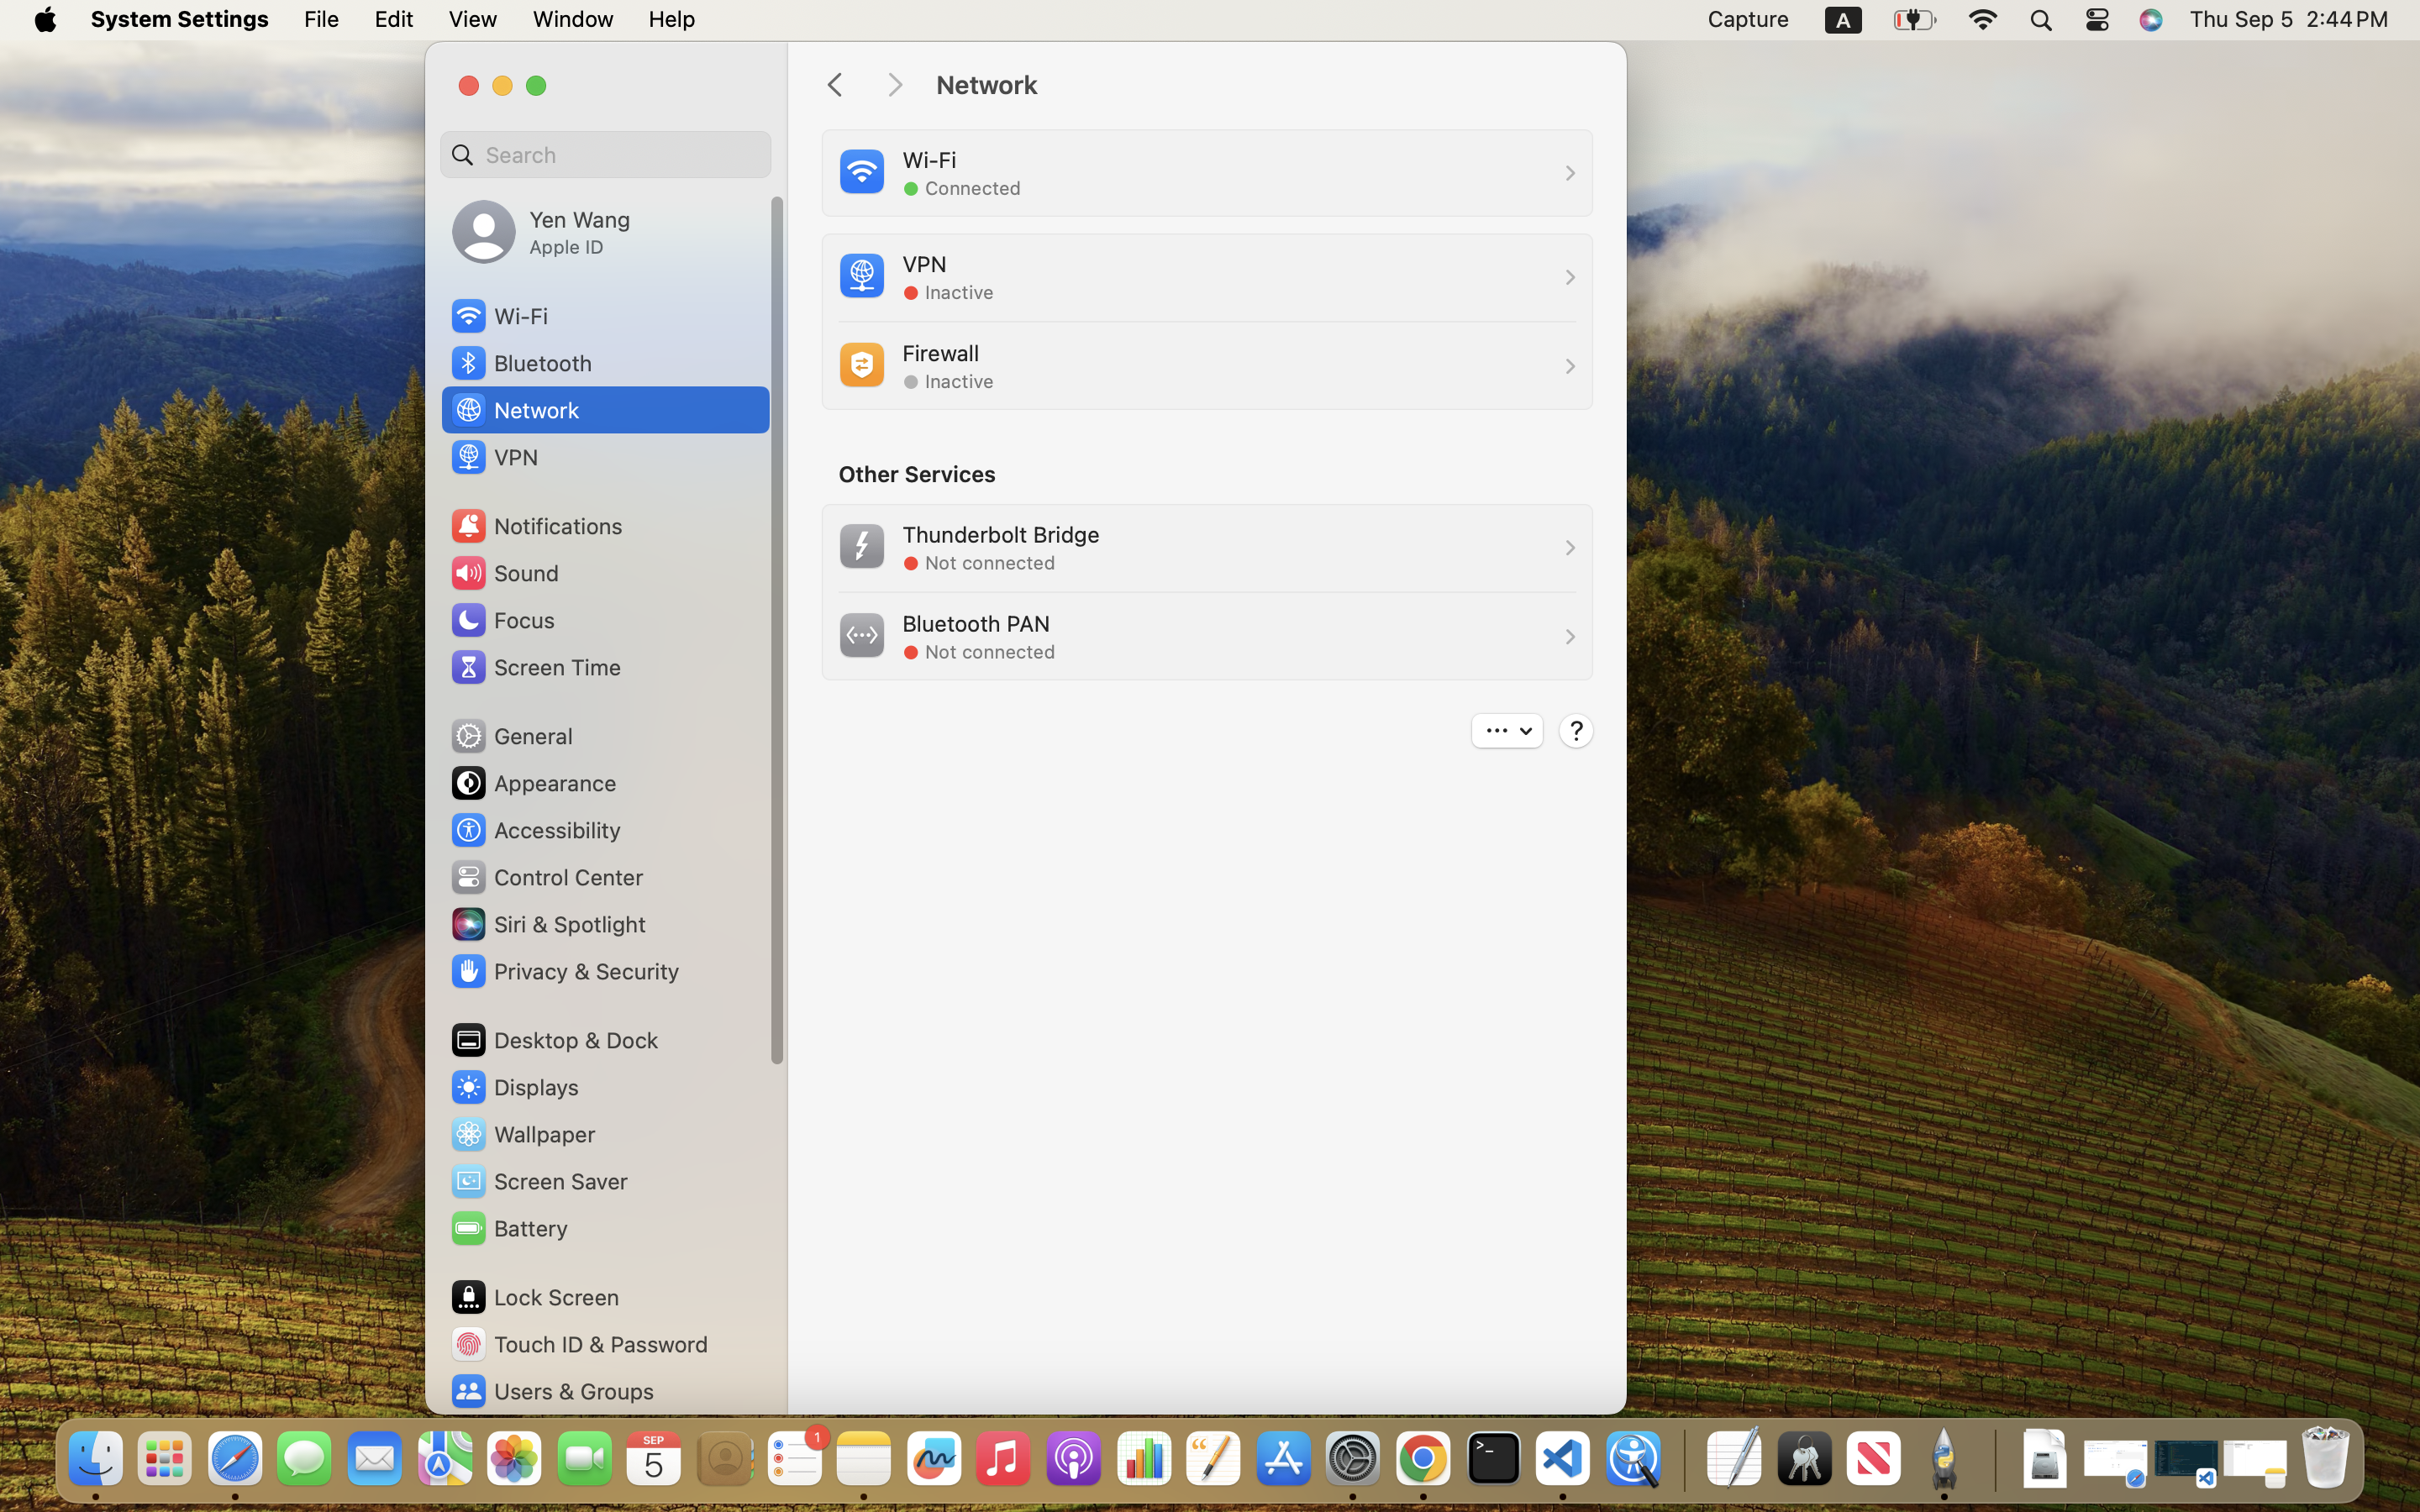  What do you see at coordinates (539, 1180) in the screenshot?
I see `'Screen Saver'` at bounding box center [539, 1180].